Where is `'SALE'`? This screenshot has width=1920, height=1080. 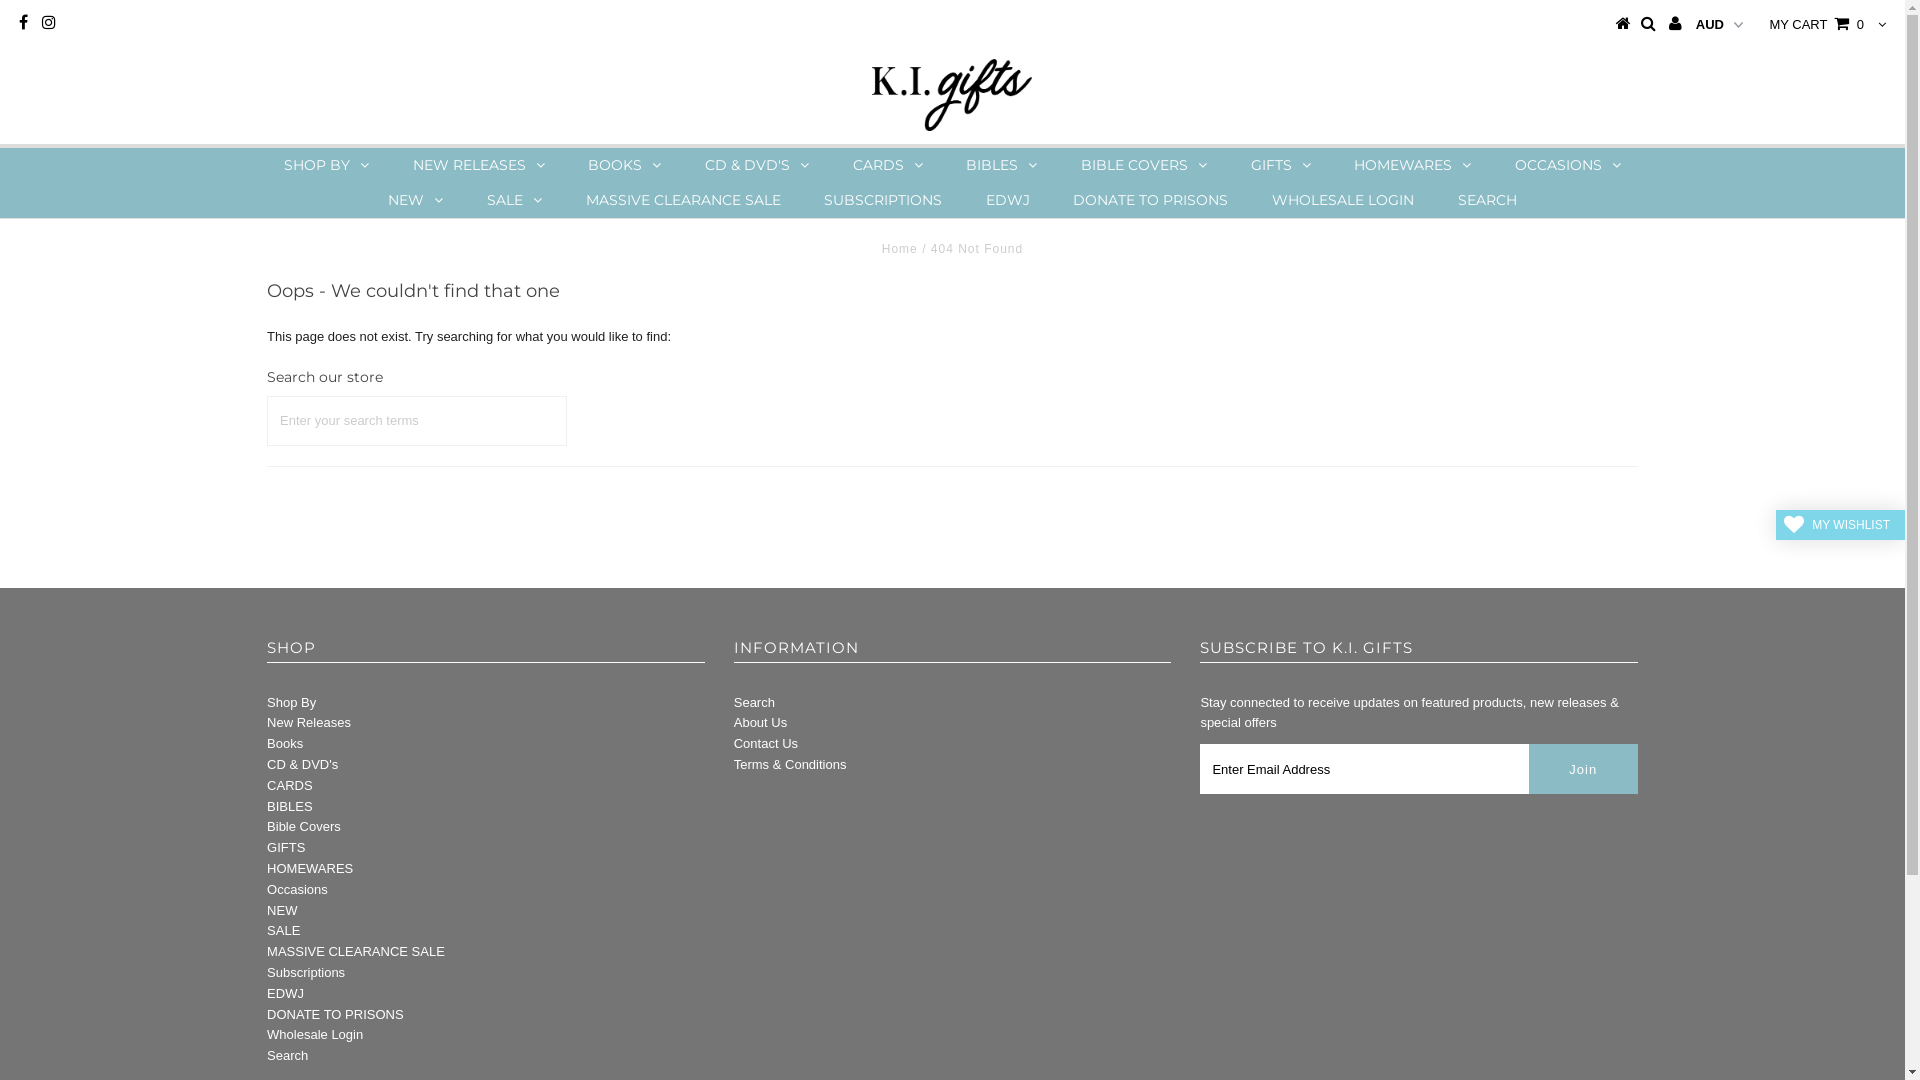
'SALE' is located at coordinates (282, 930).